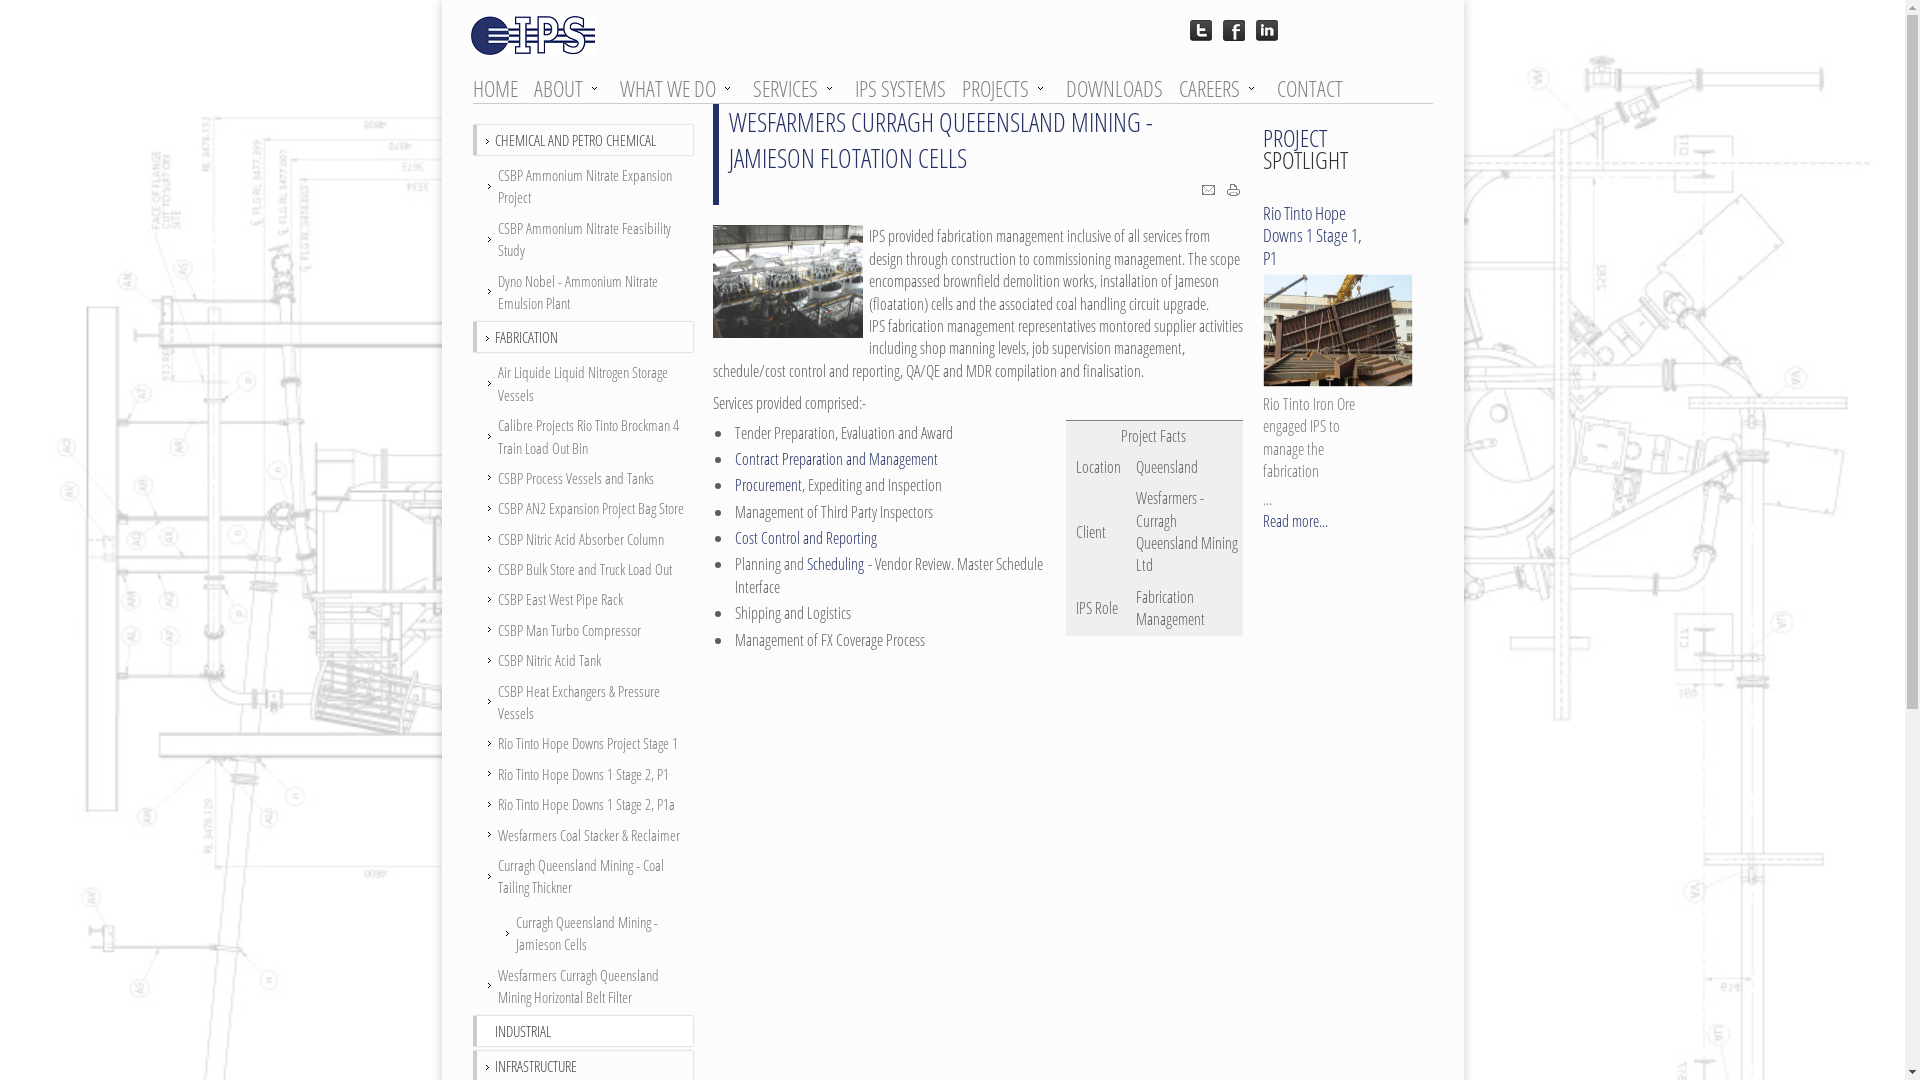 This screenshot has width=1920, height=1080. I want to click on 'FABRICATION', so click(494, 334).